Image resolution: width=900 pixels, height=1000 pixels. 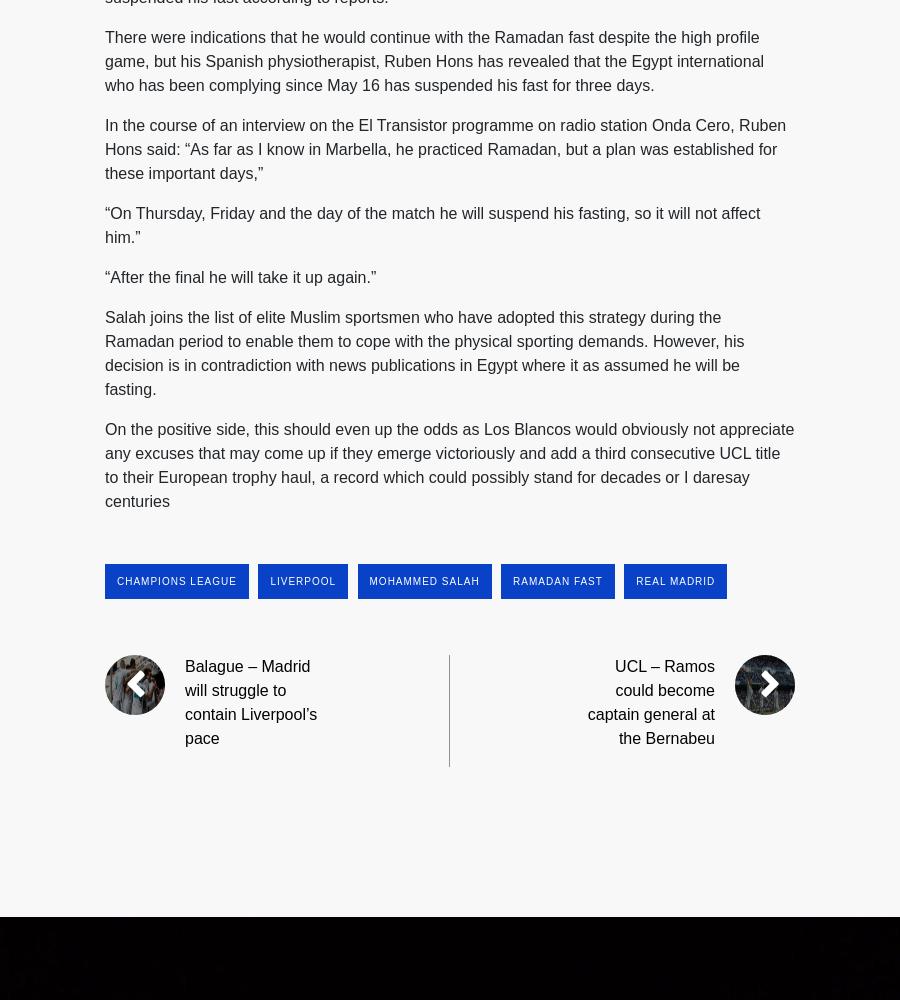 I want to click on 'mohammed salah', so click(x=423, y=579).